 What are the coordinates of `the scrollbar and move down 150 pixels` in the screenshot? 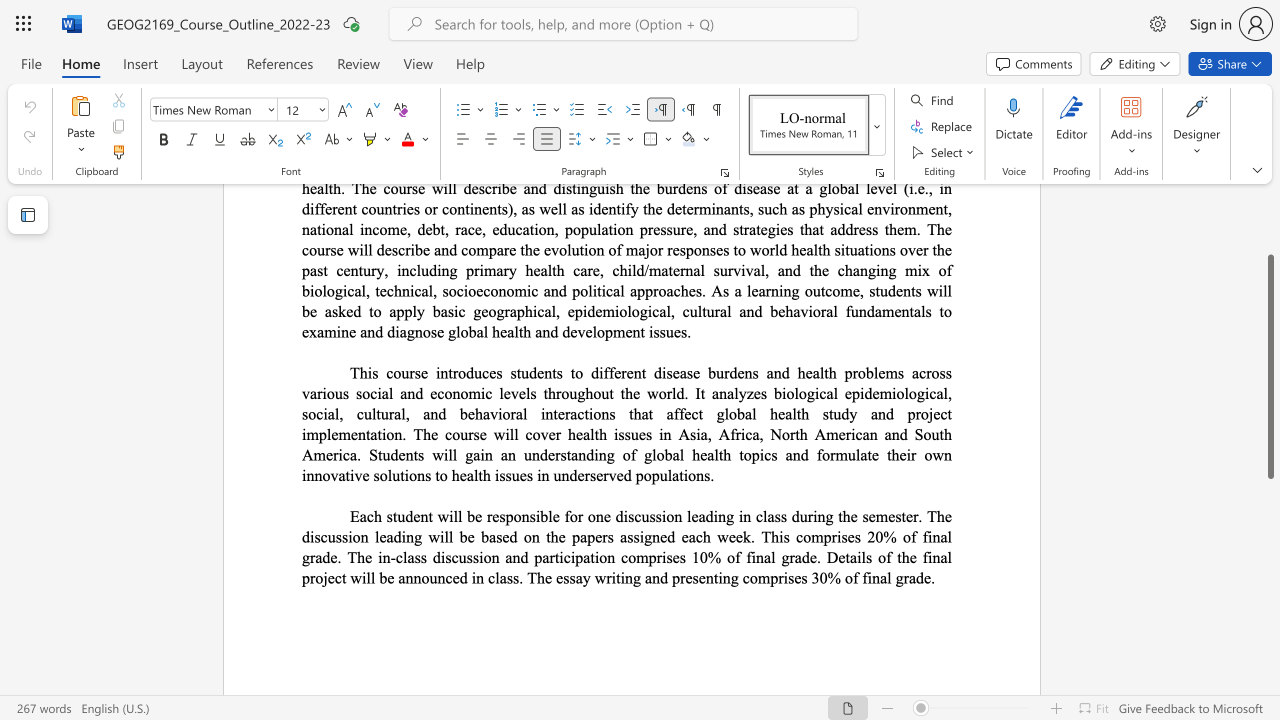 It's located at (1269, 367).